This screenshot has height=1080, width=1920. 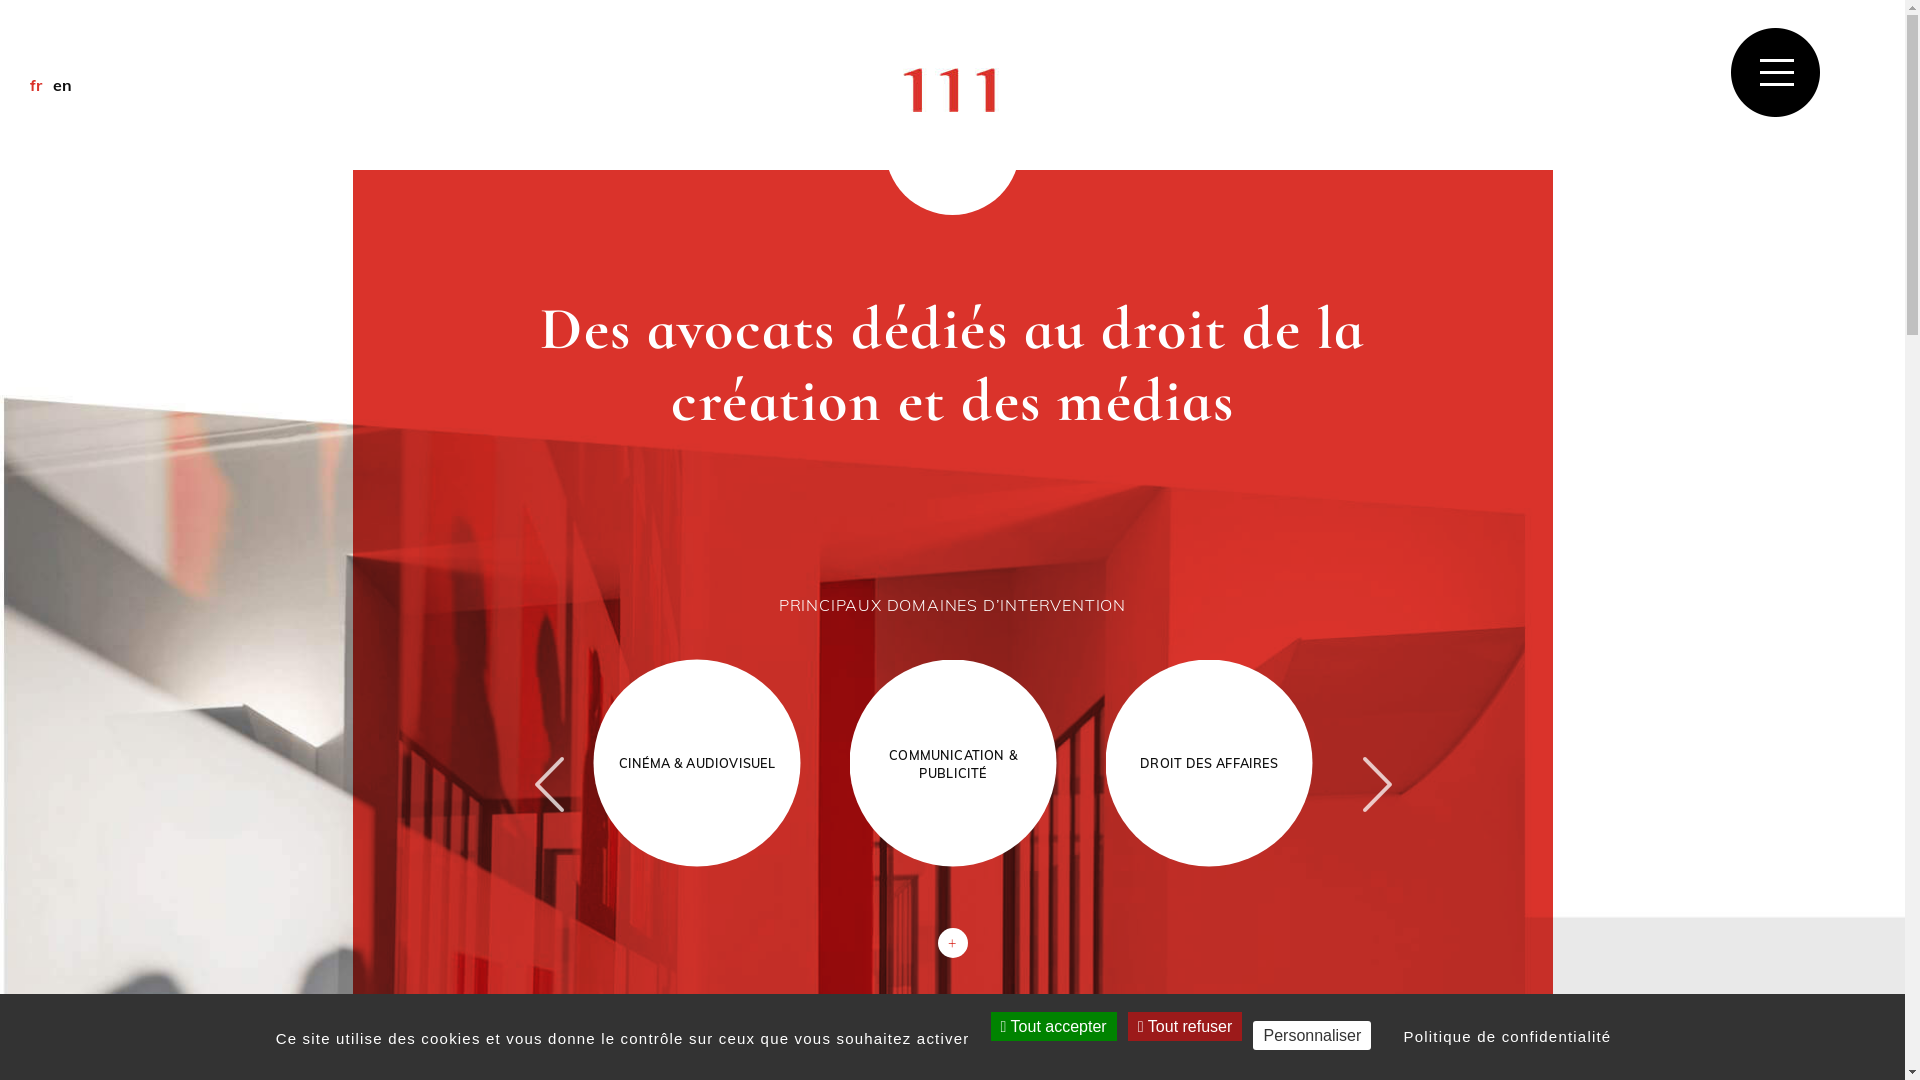 I want to click on 'en', so click(x=62, y=83).